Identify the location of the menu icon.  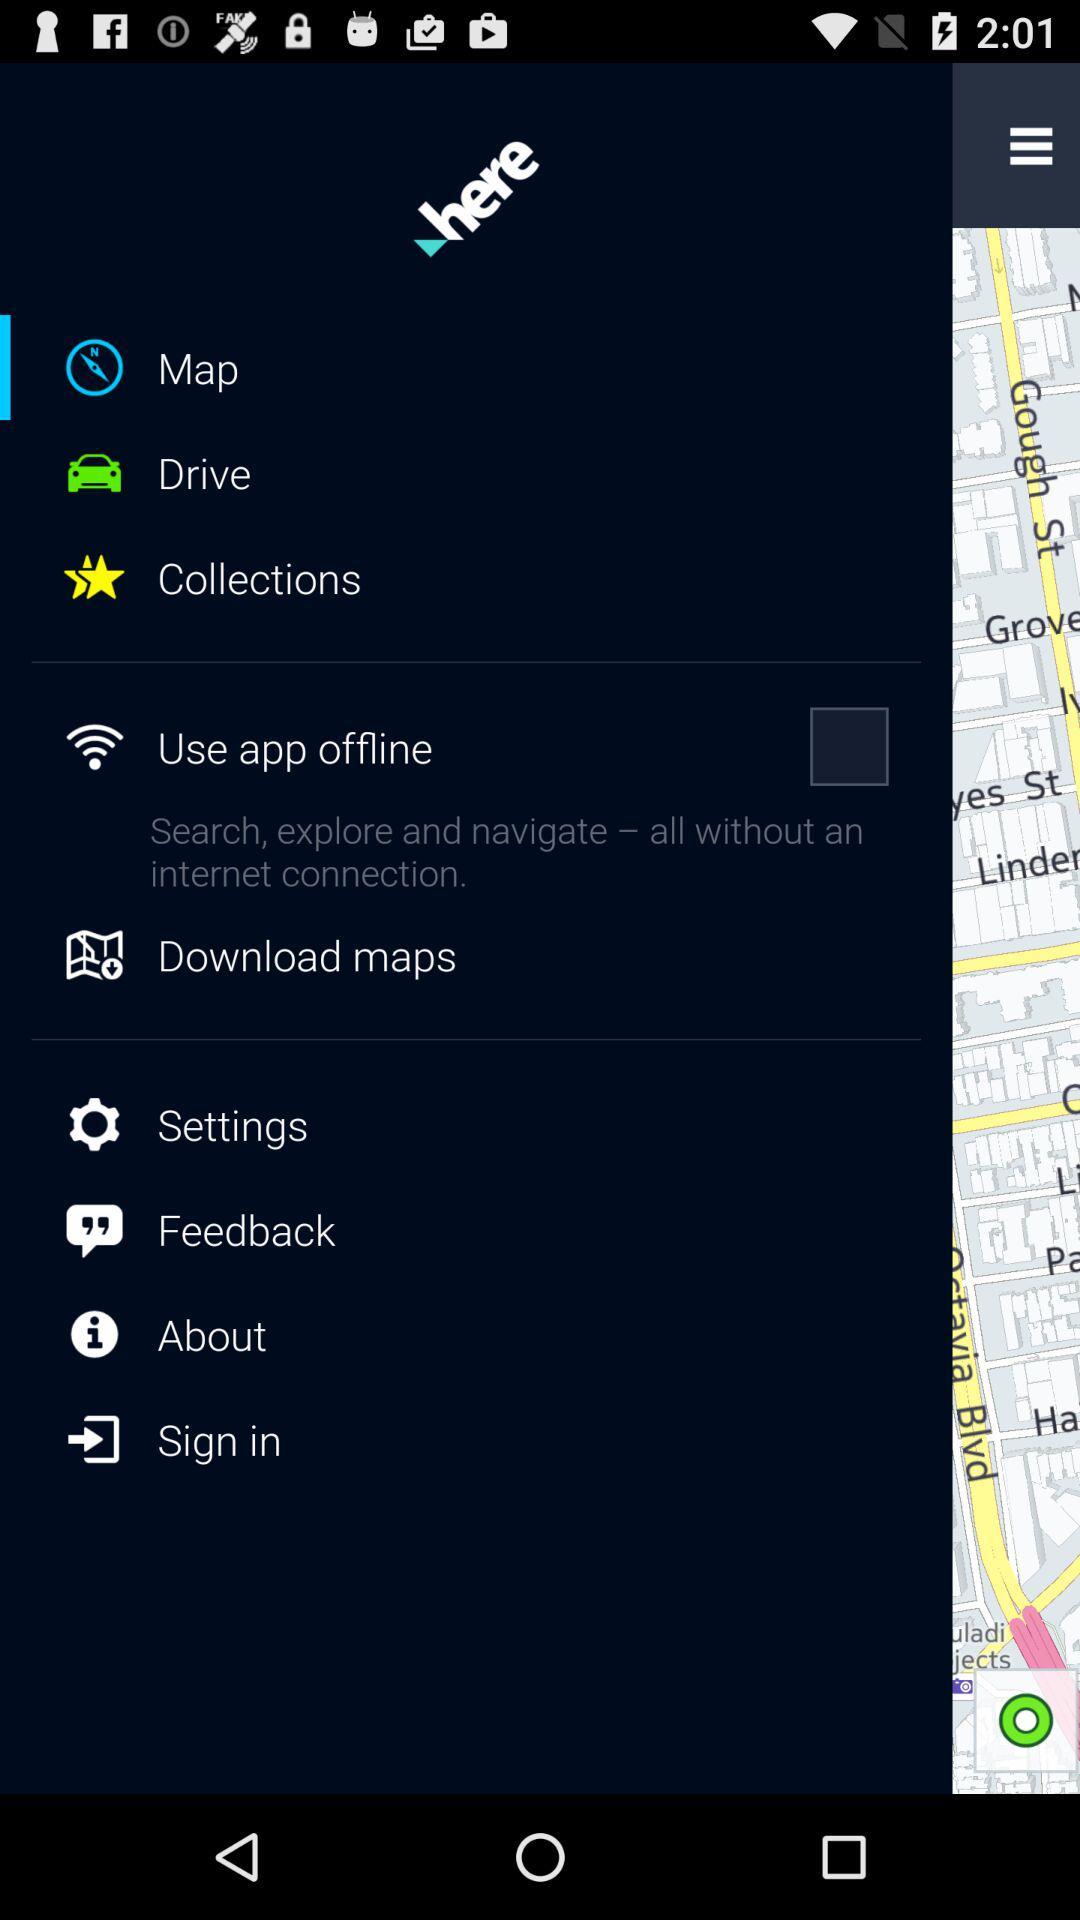
(1031, 154).